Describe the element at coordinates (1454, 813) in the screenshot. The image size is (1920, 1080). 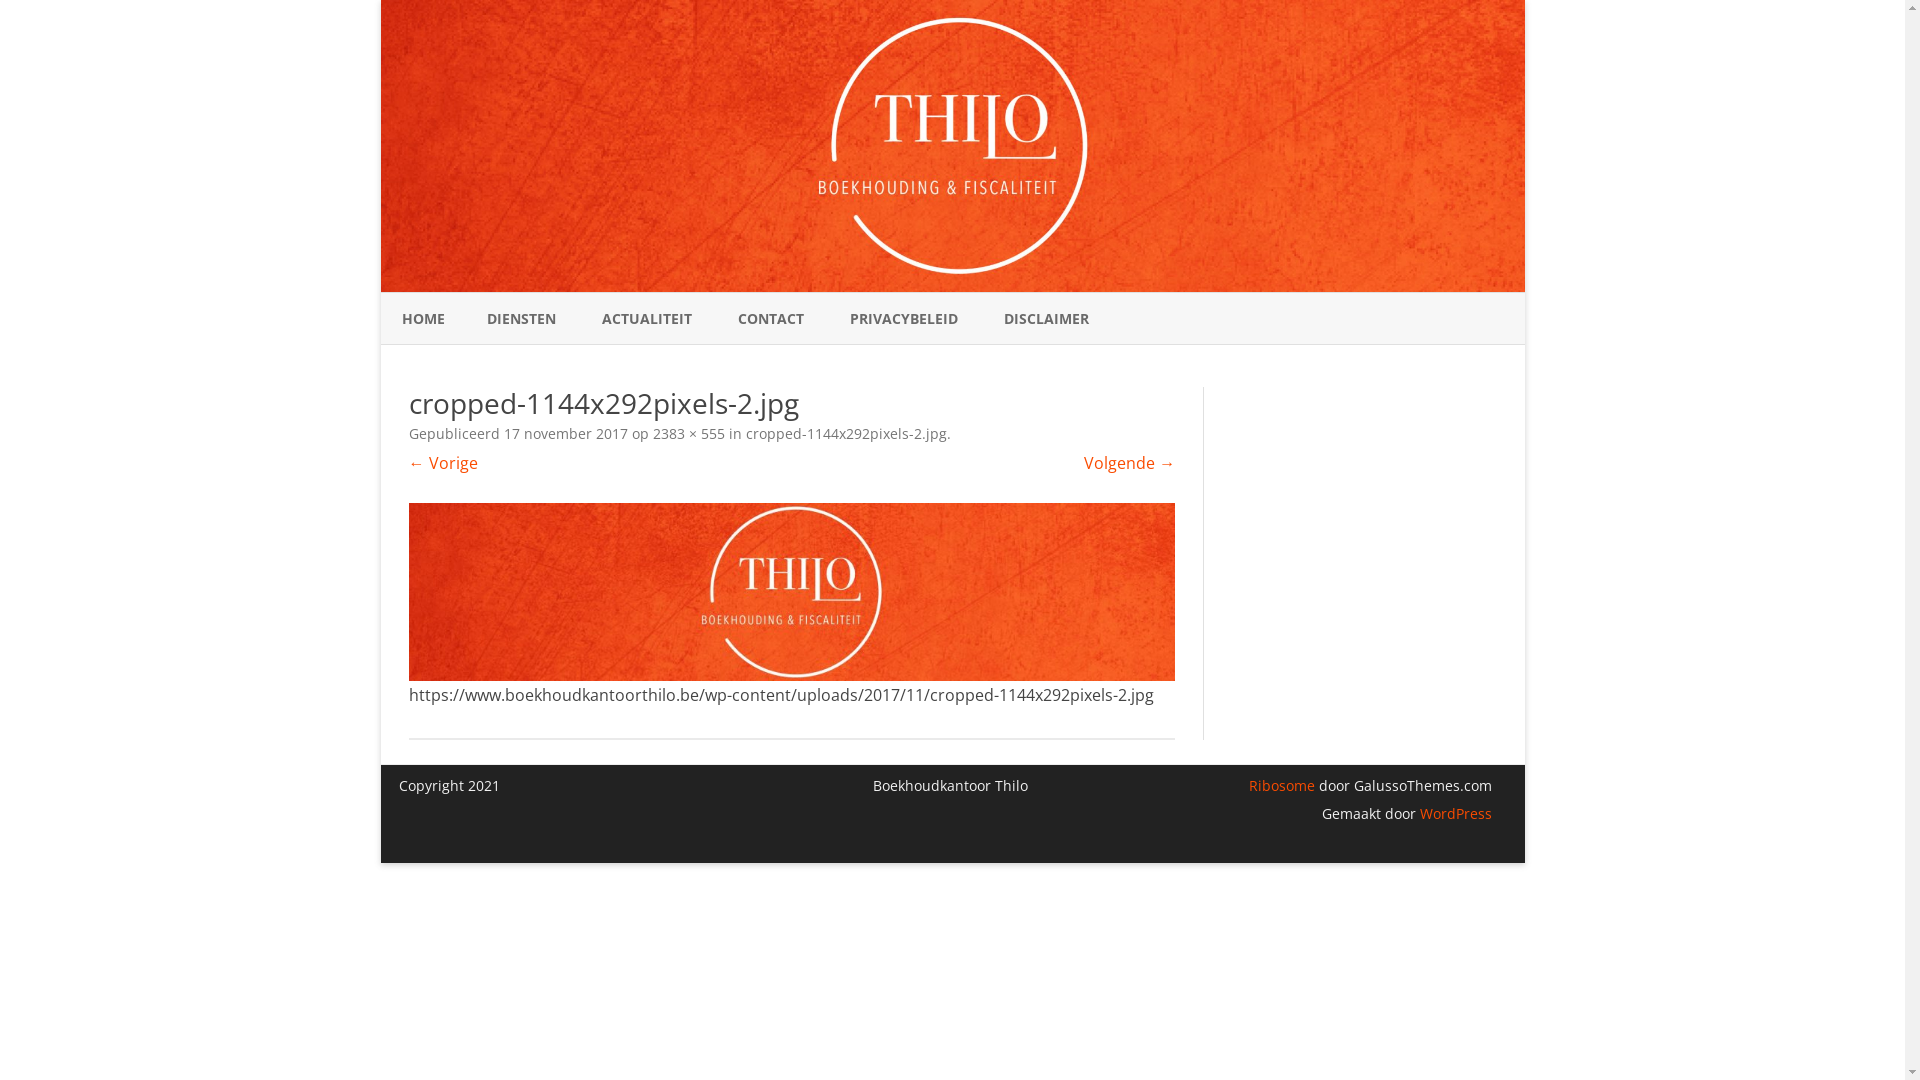
I see `'WordPress'` at that location.